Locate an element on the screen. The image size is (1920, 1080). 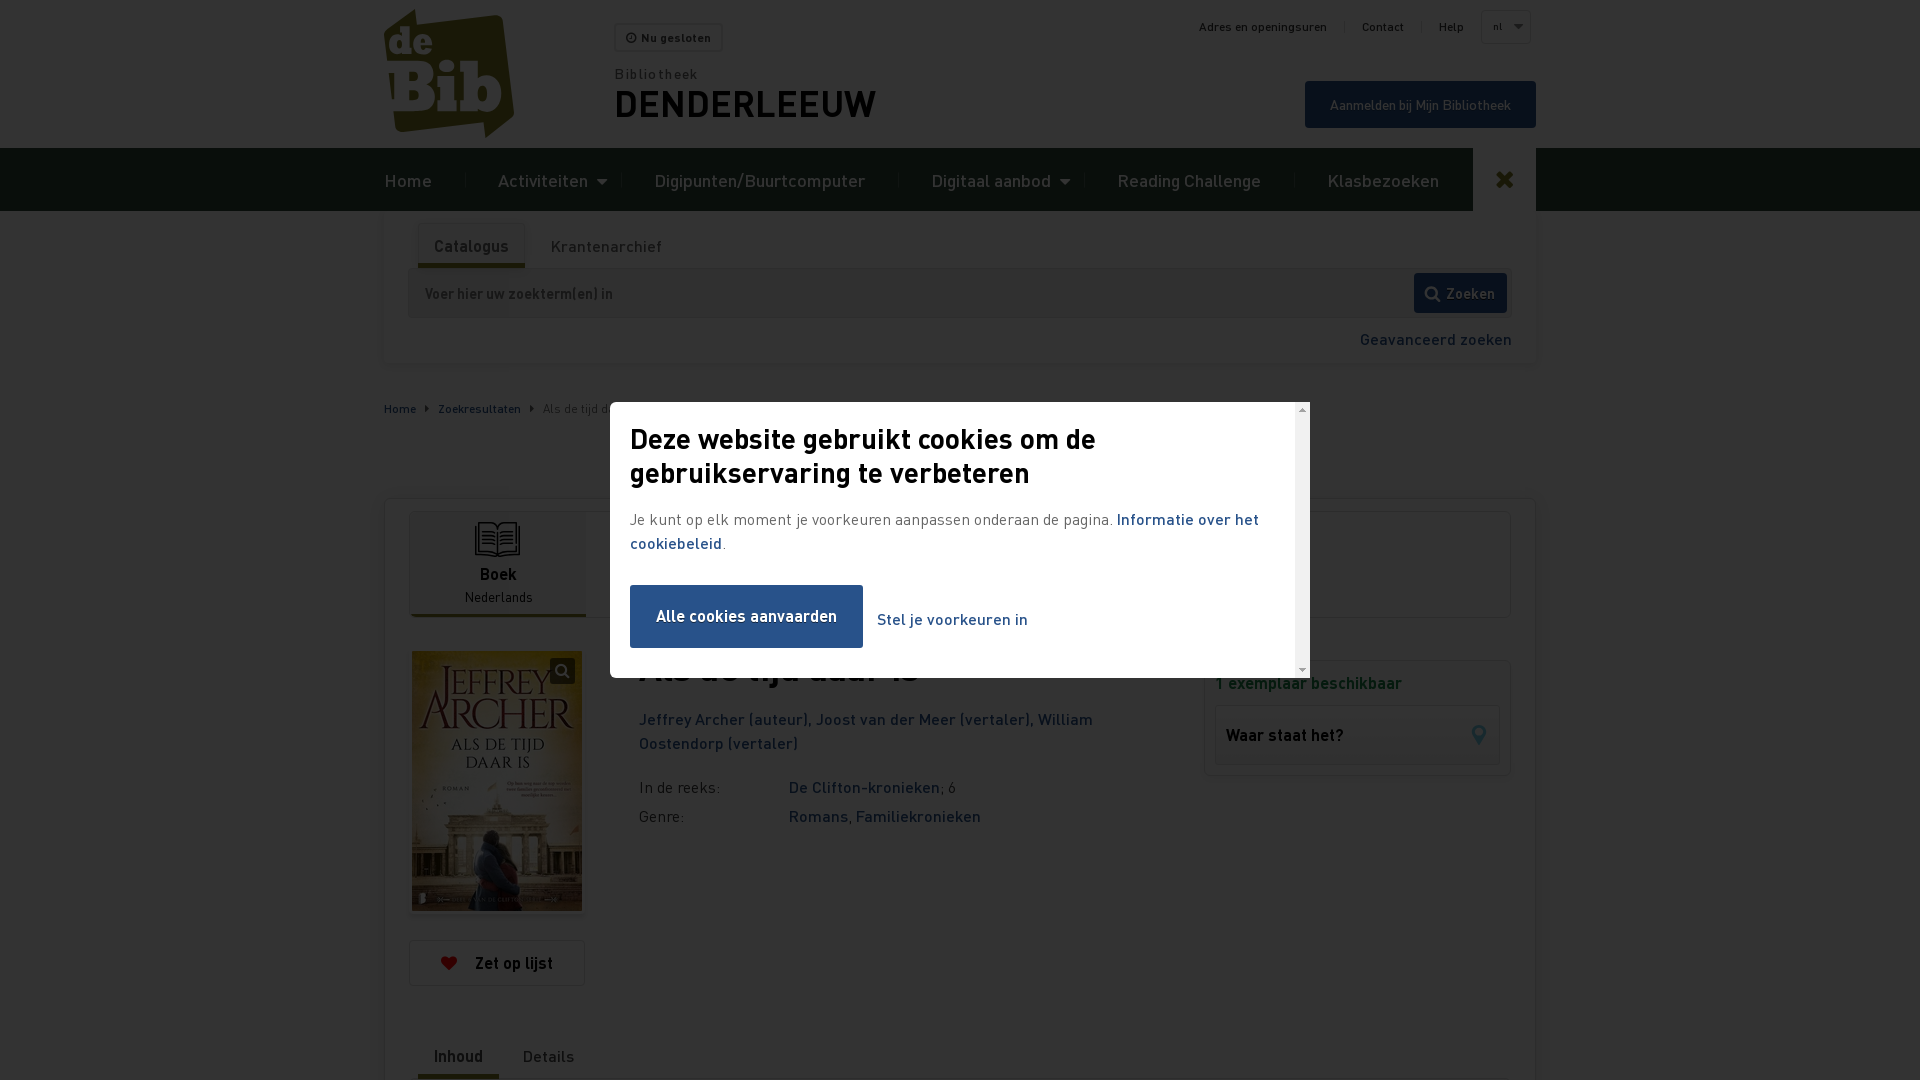
'Stel je voorkeuren in' is located at coordinates (951, 618).